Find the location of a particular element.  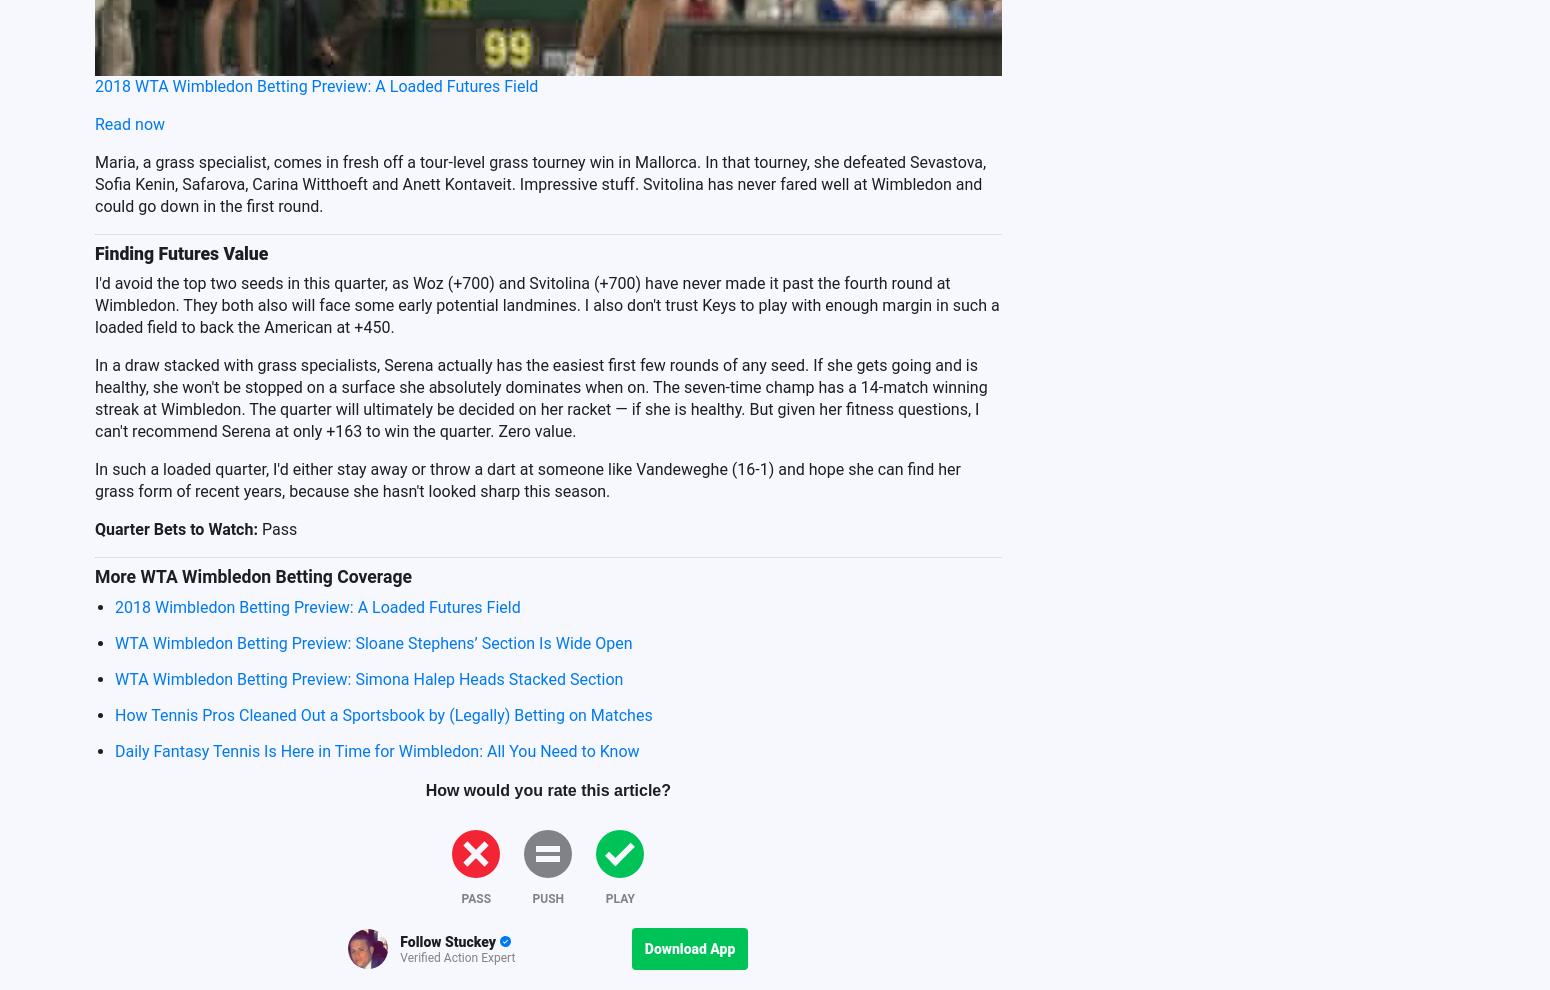

'2018 Wimbledon Betting Preview: A Loaded Futures Field' is located at coordinates (115, 605).